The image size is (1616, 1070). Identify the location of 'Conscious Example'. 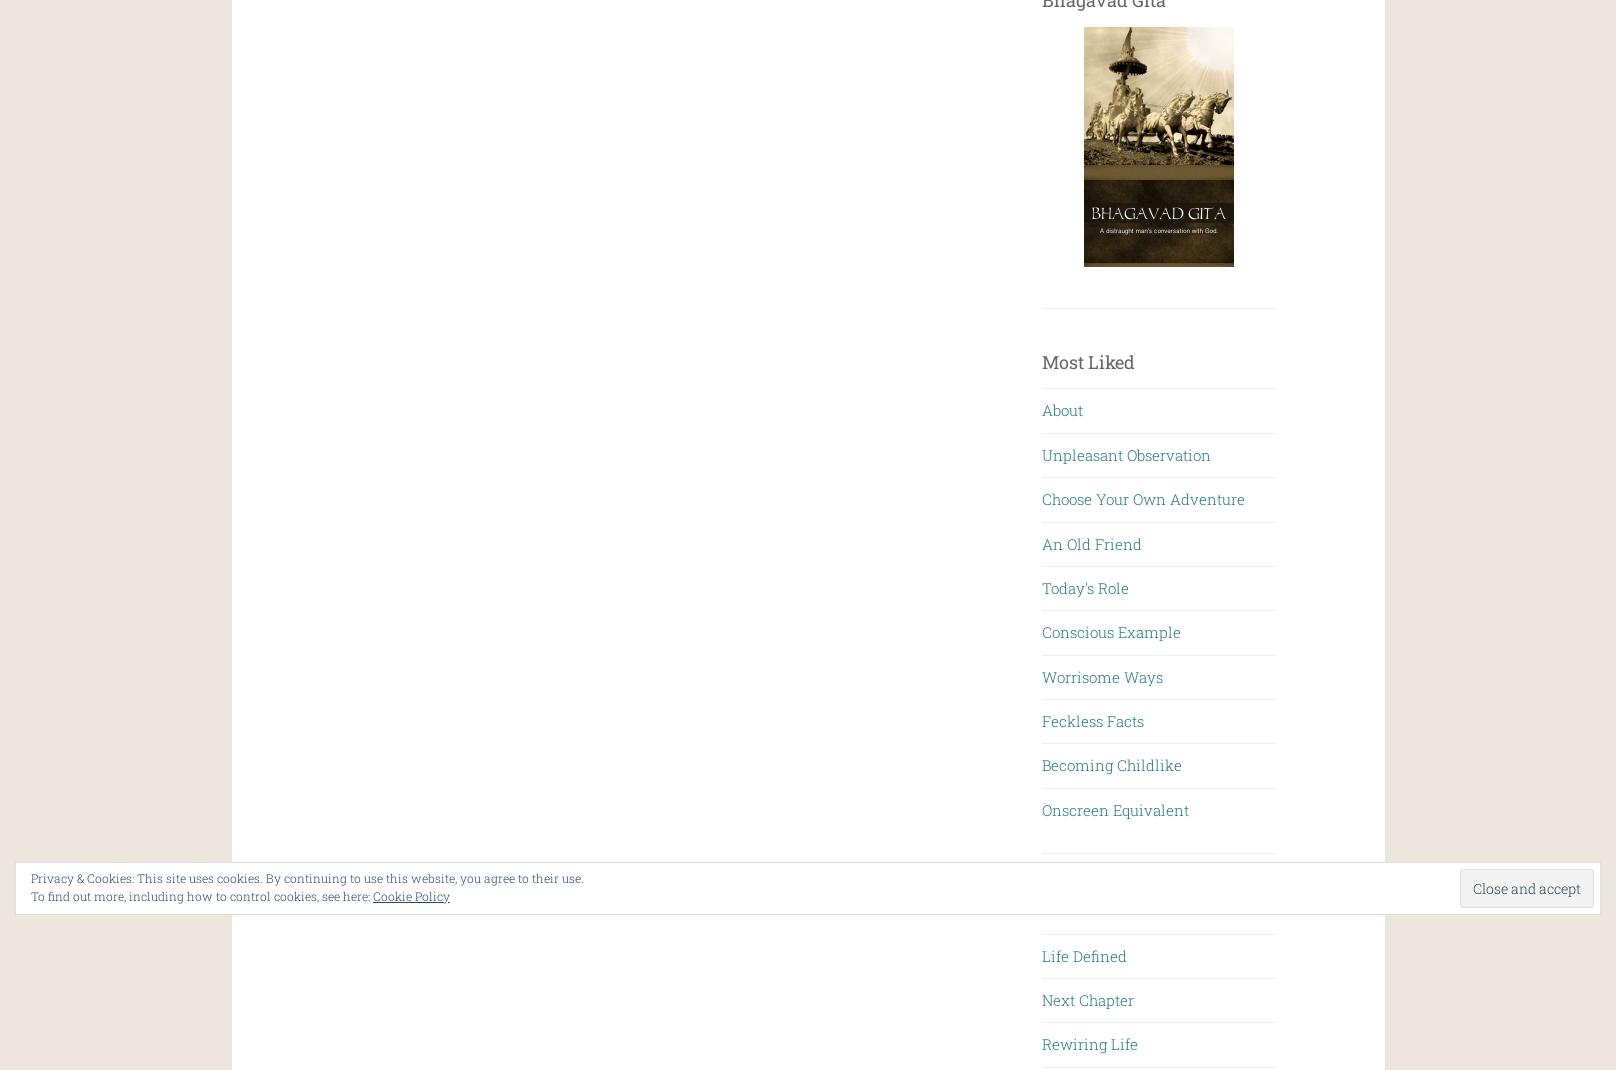
(1111, 632).